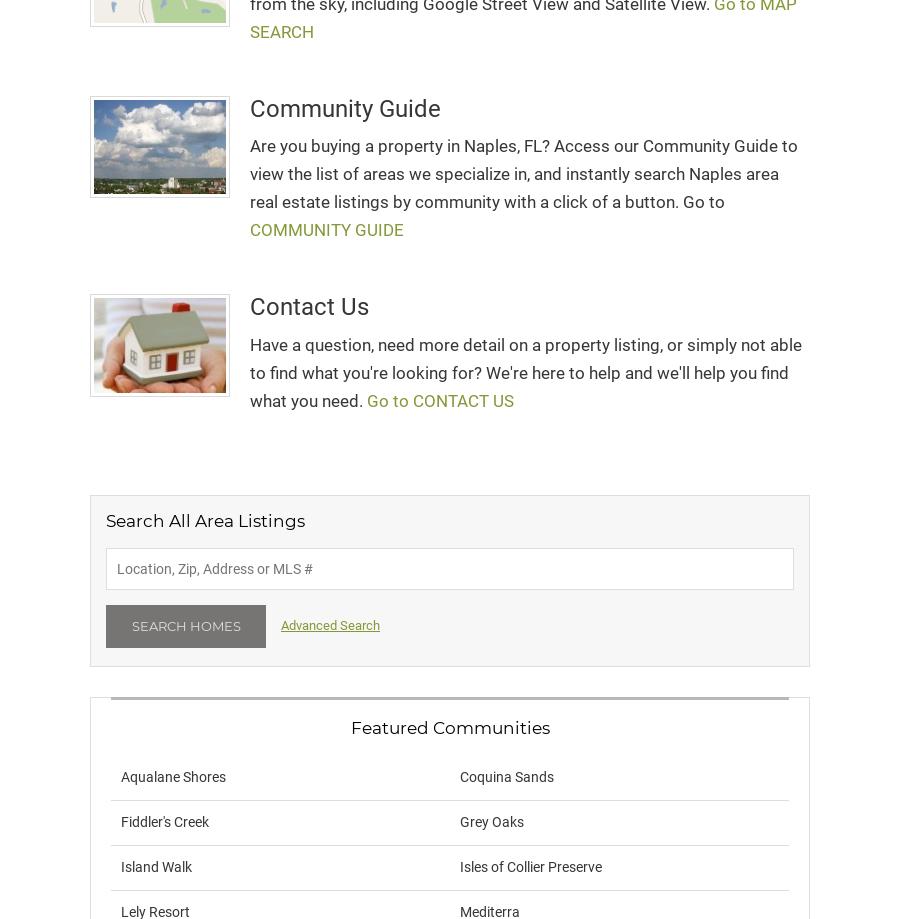 The image size is (900, 919). I want to click on 'Featured Communities', so click(350, 726).